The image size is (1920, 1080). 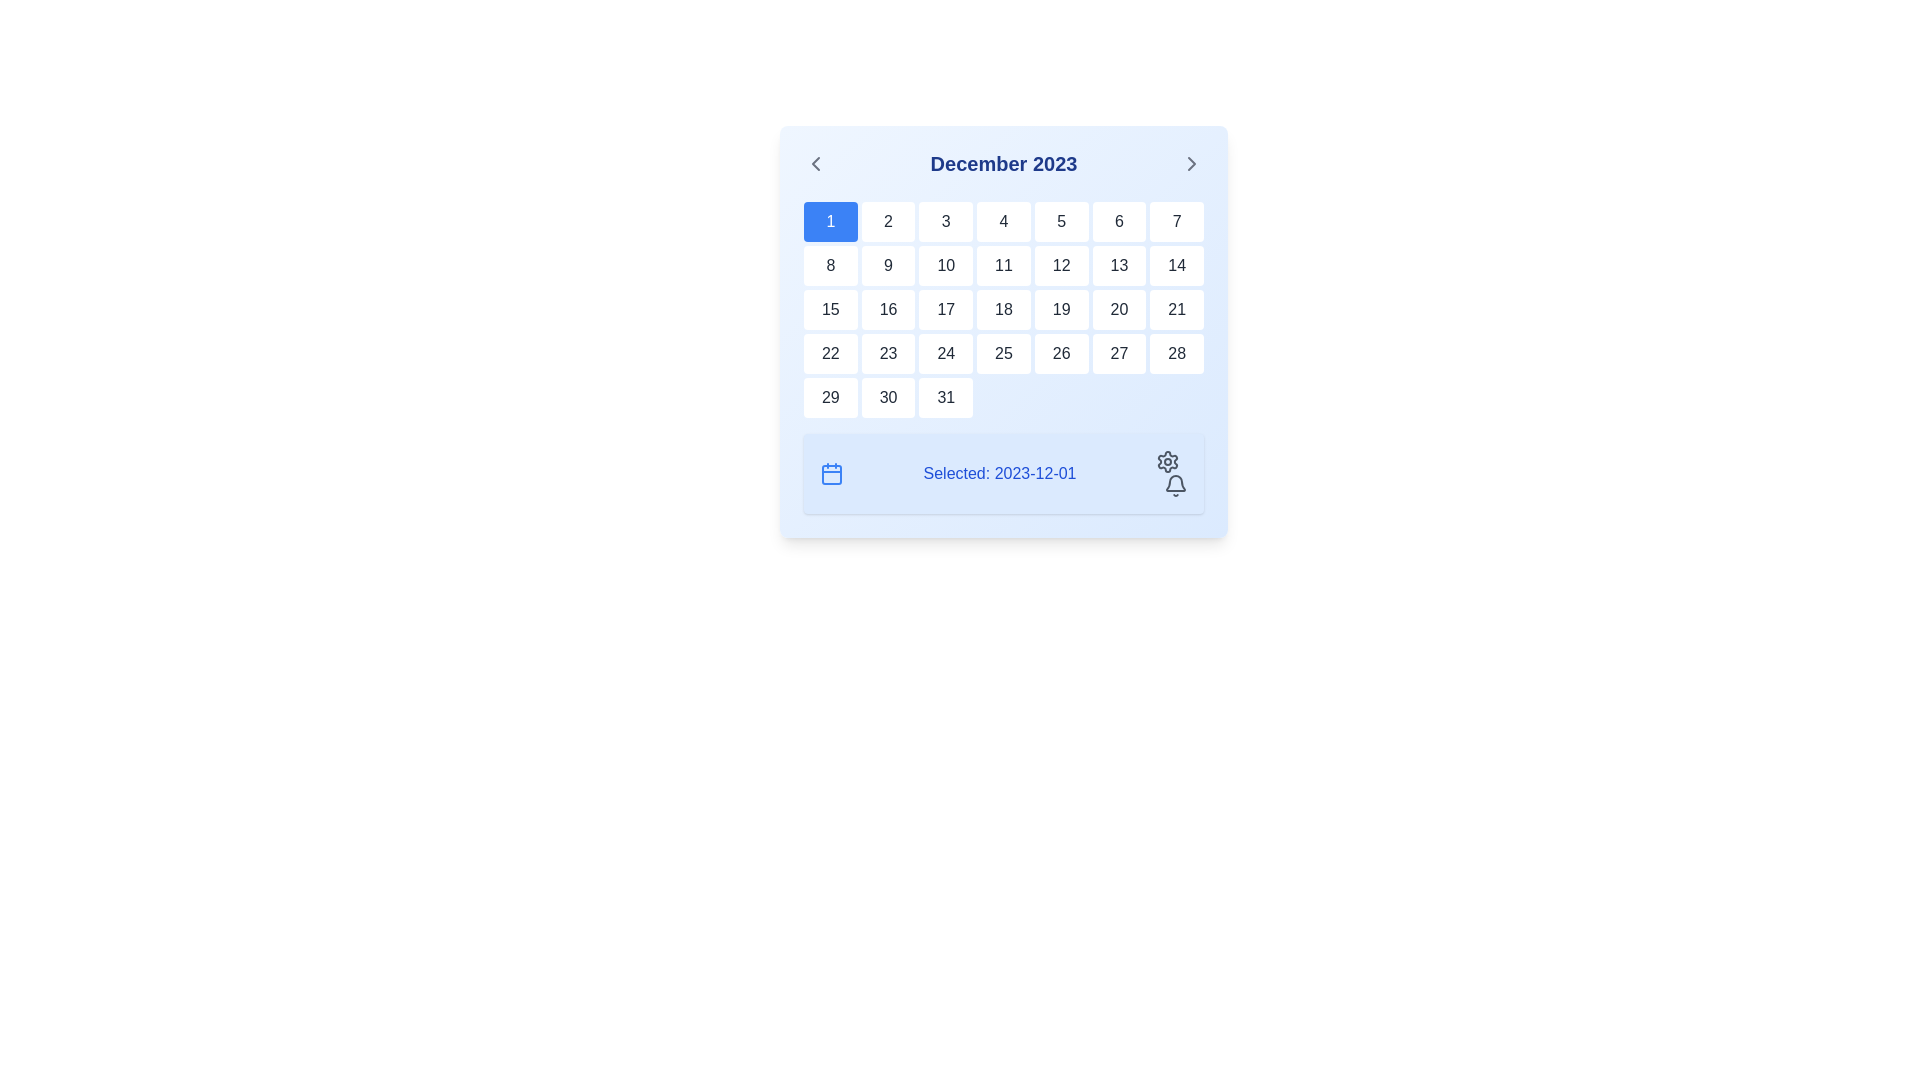 What do you see at coordinates (887, 397) in the screenshot?
I see `the Interactive calendar day cell displaying the number '30'` at bounding box center [887, 397].